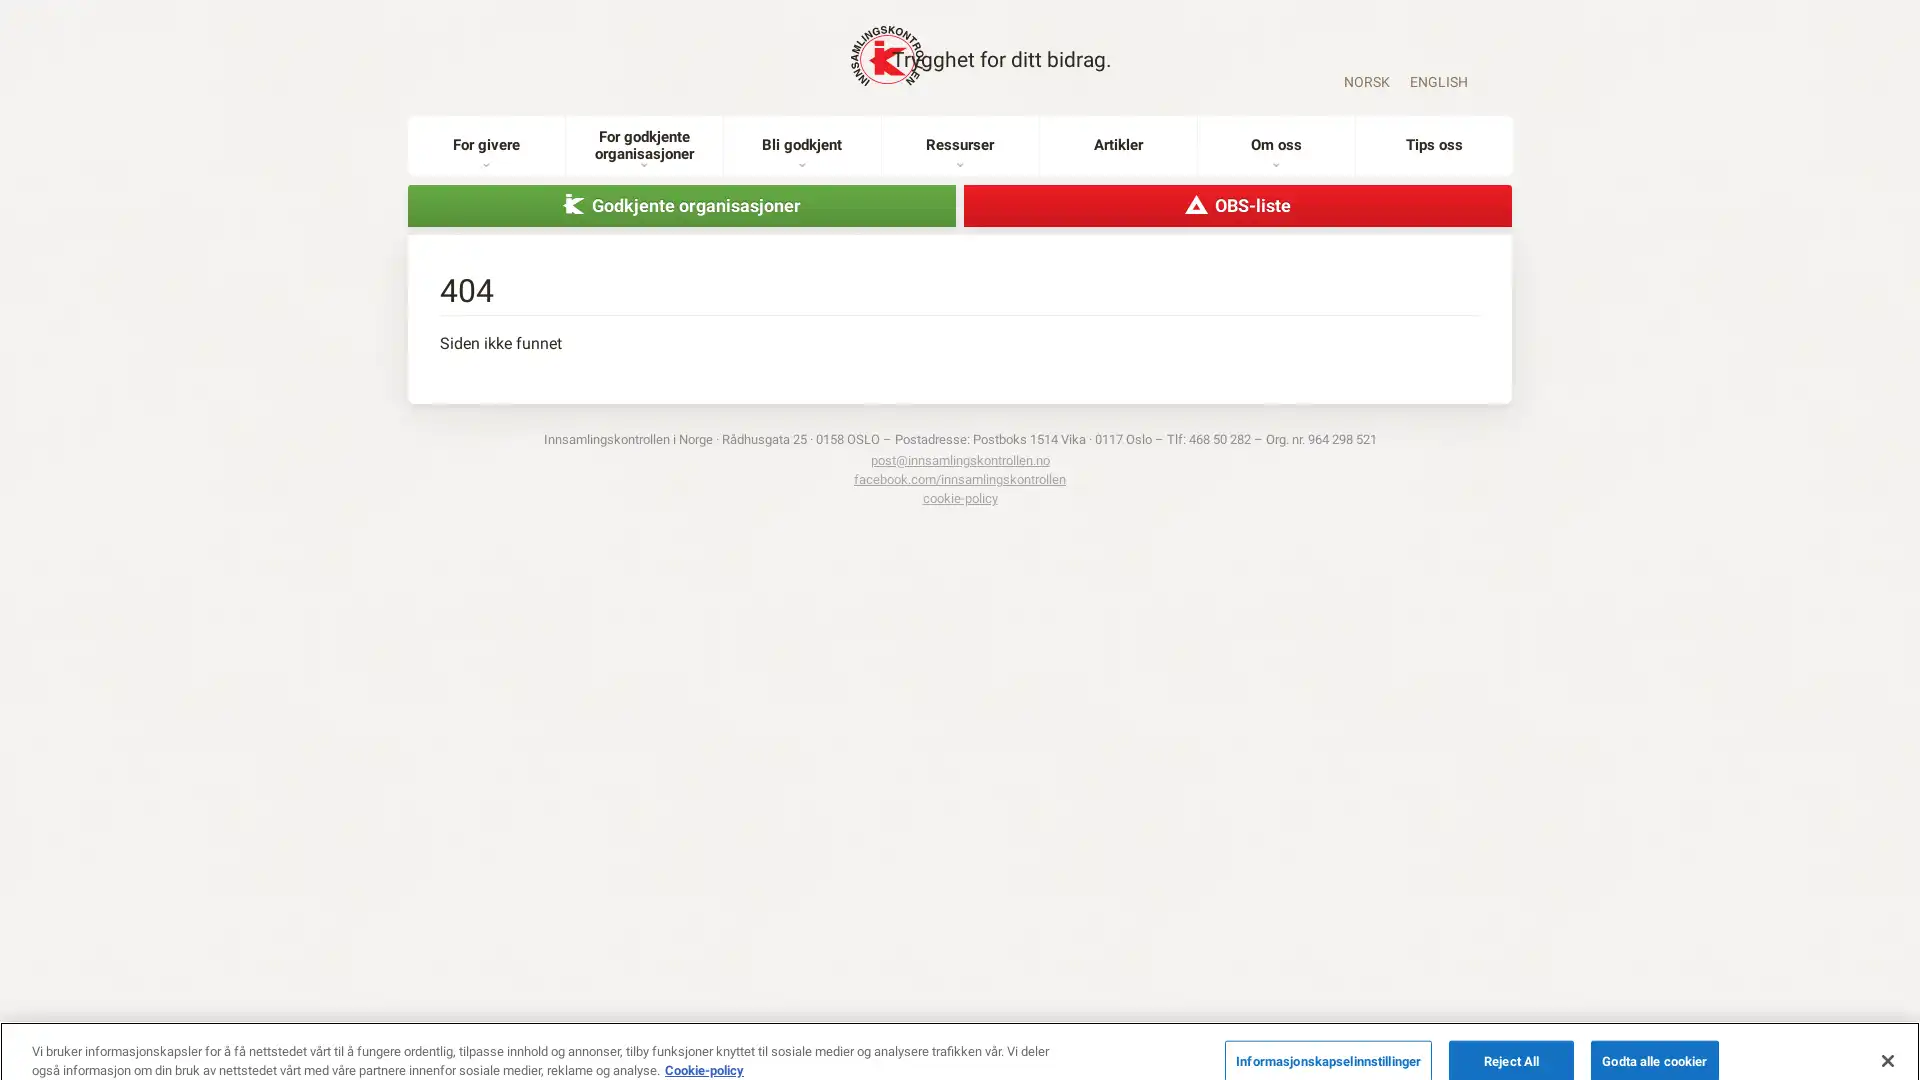 The image size is (1920, 1080). I want to click on Lukk, so click(1886, 1035).